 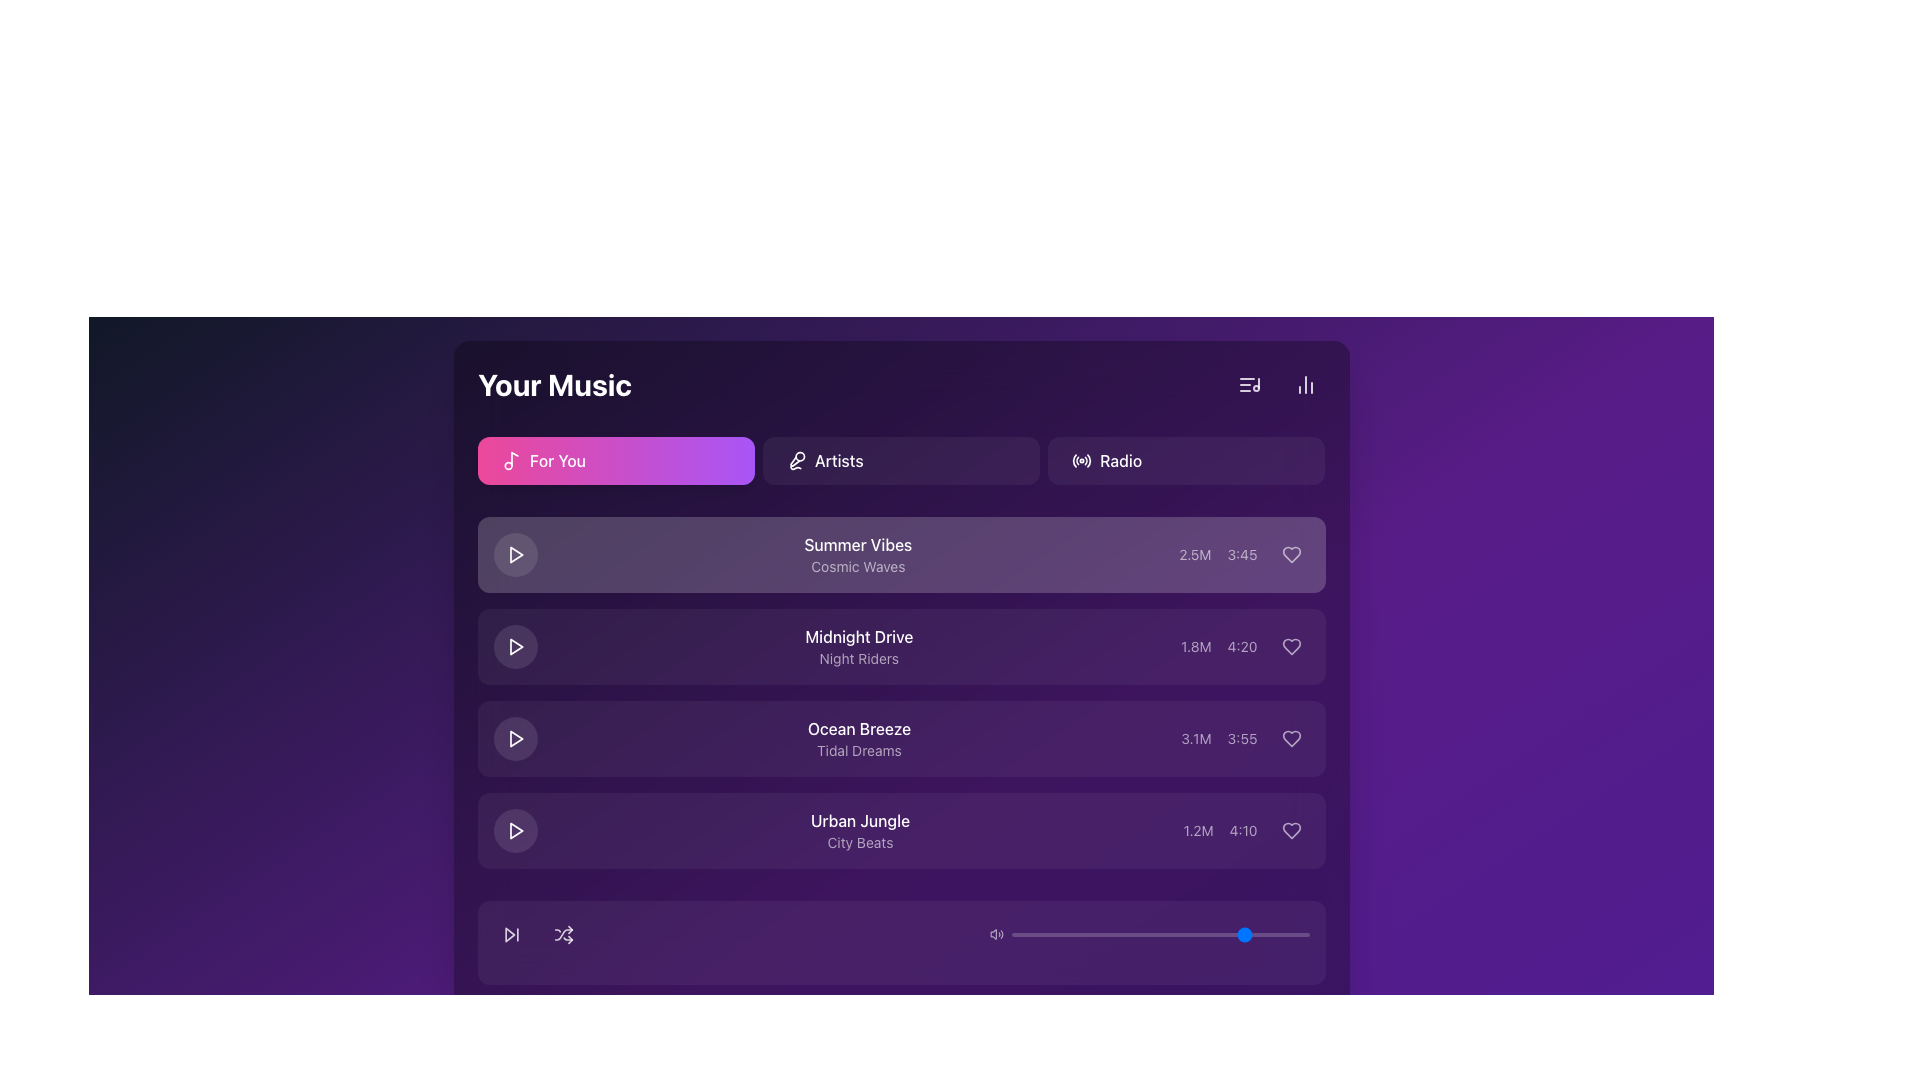 I want to click on the Textual Information Display showing '1.8M' and '4:20', which is located to the right of the music track titled 'Midnight Drive' and before the heart icon, so click(x=1244, y=647).